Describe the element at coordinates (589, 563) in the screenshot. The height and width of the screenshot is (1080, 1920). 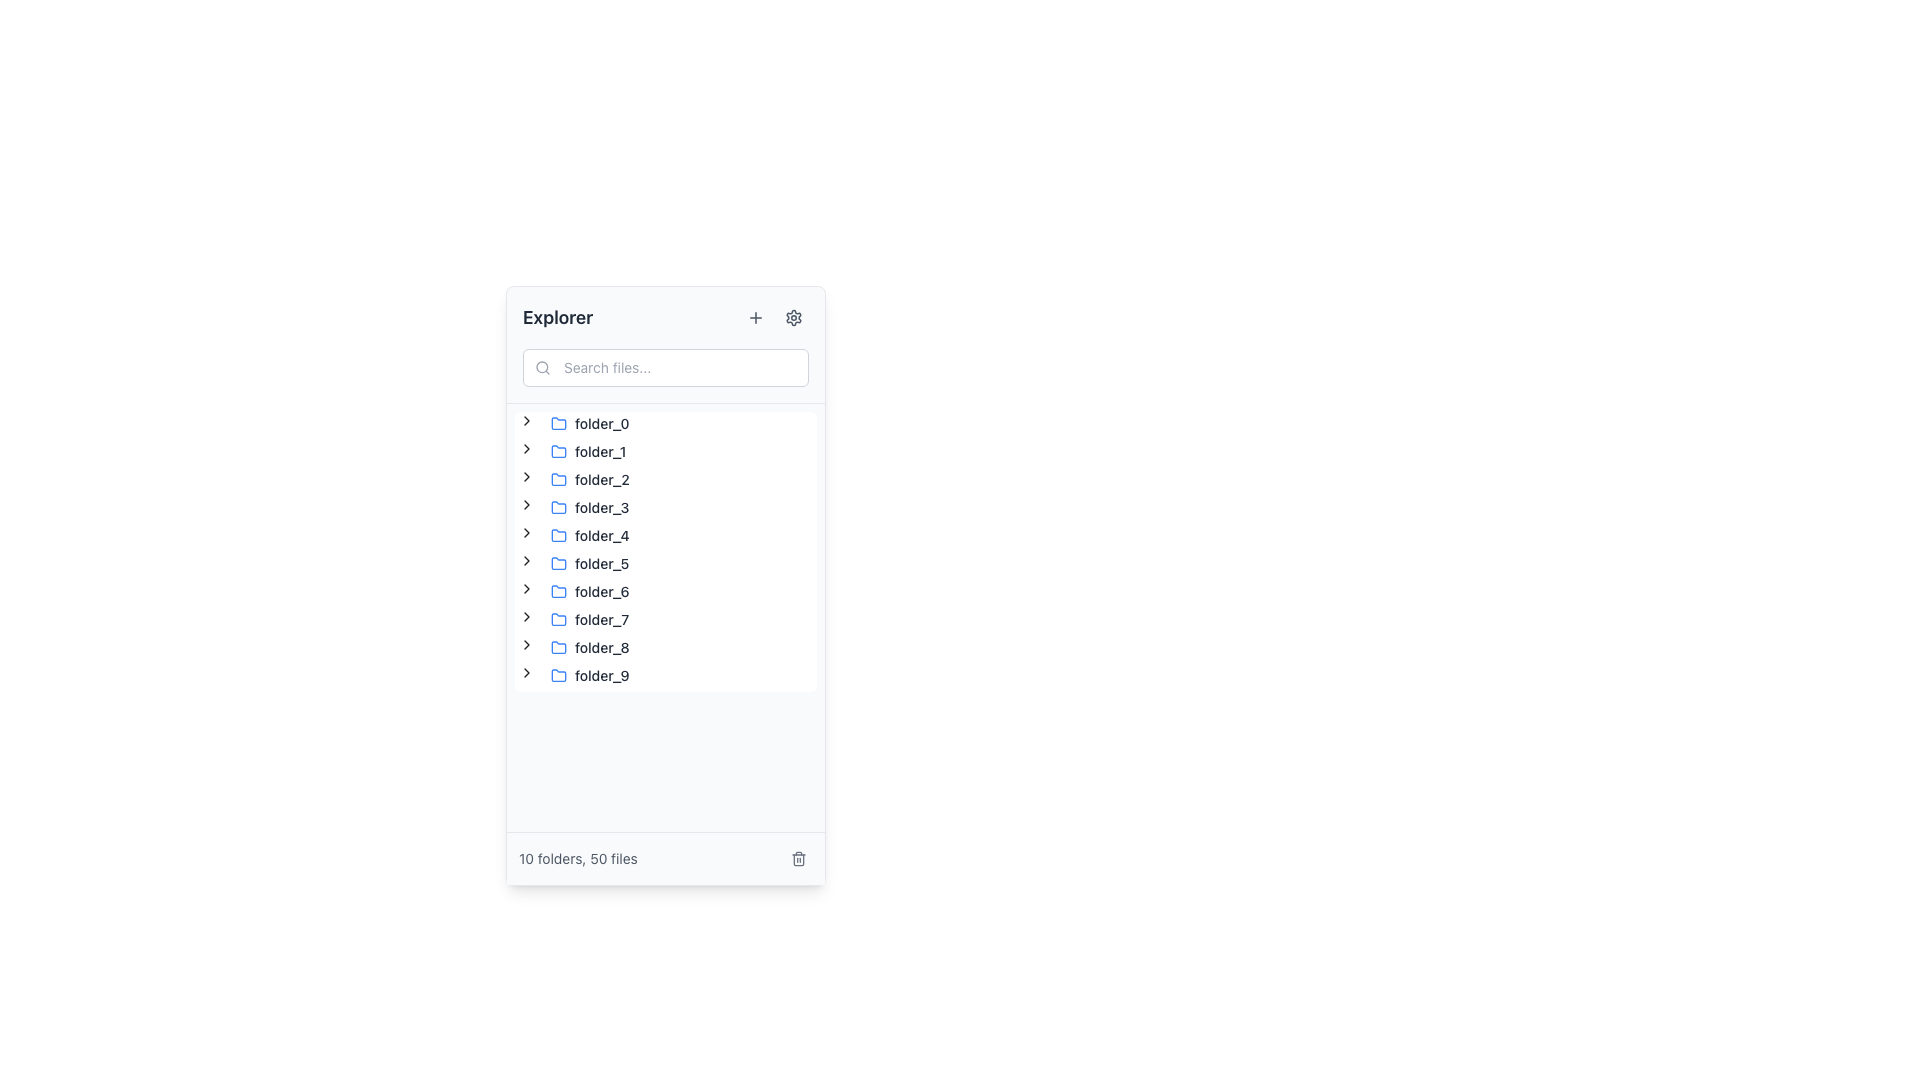
I see `the 'folder_5' entry in the file explorer panel` at that location.